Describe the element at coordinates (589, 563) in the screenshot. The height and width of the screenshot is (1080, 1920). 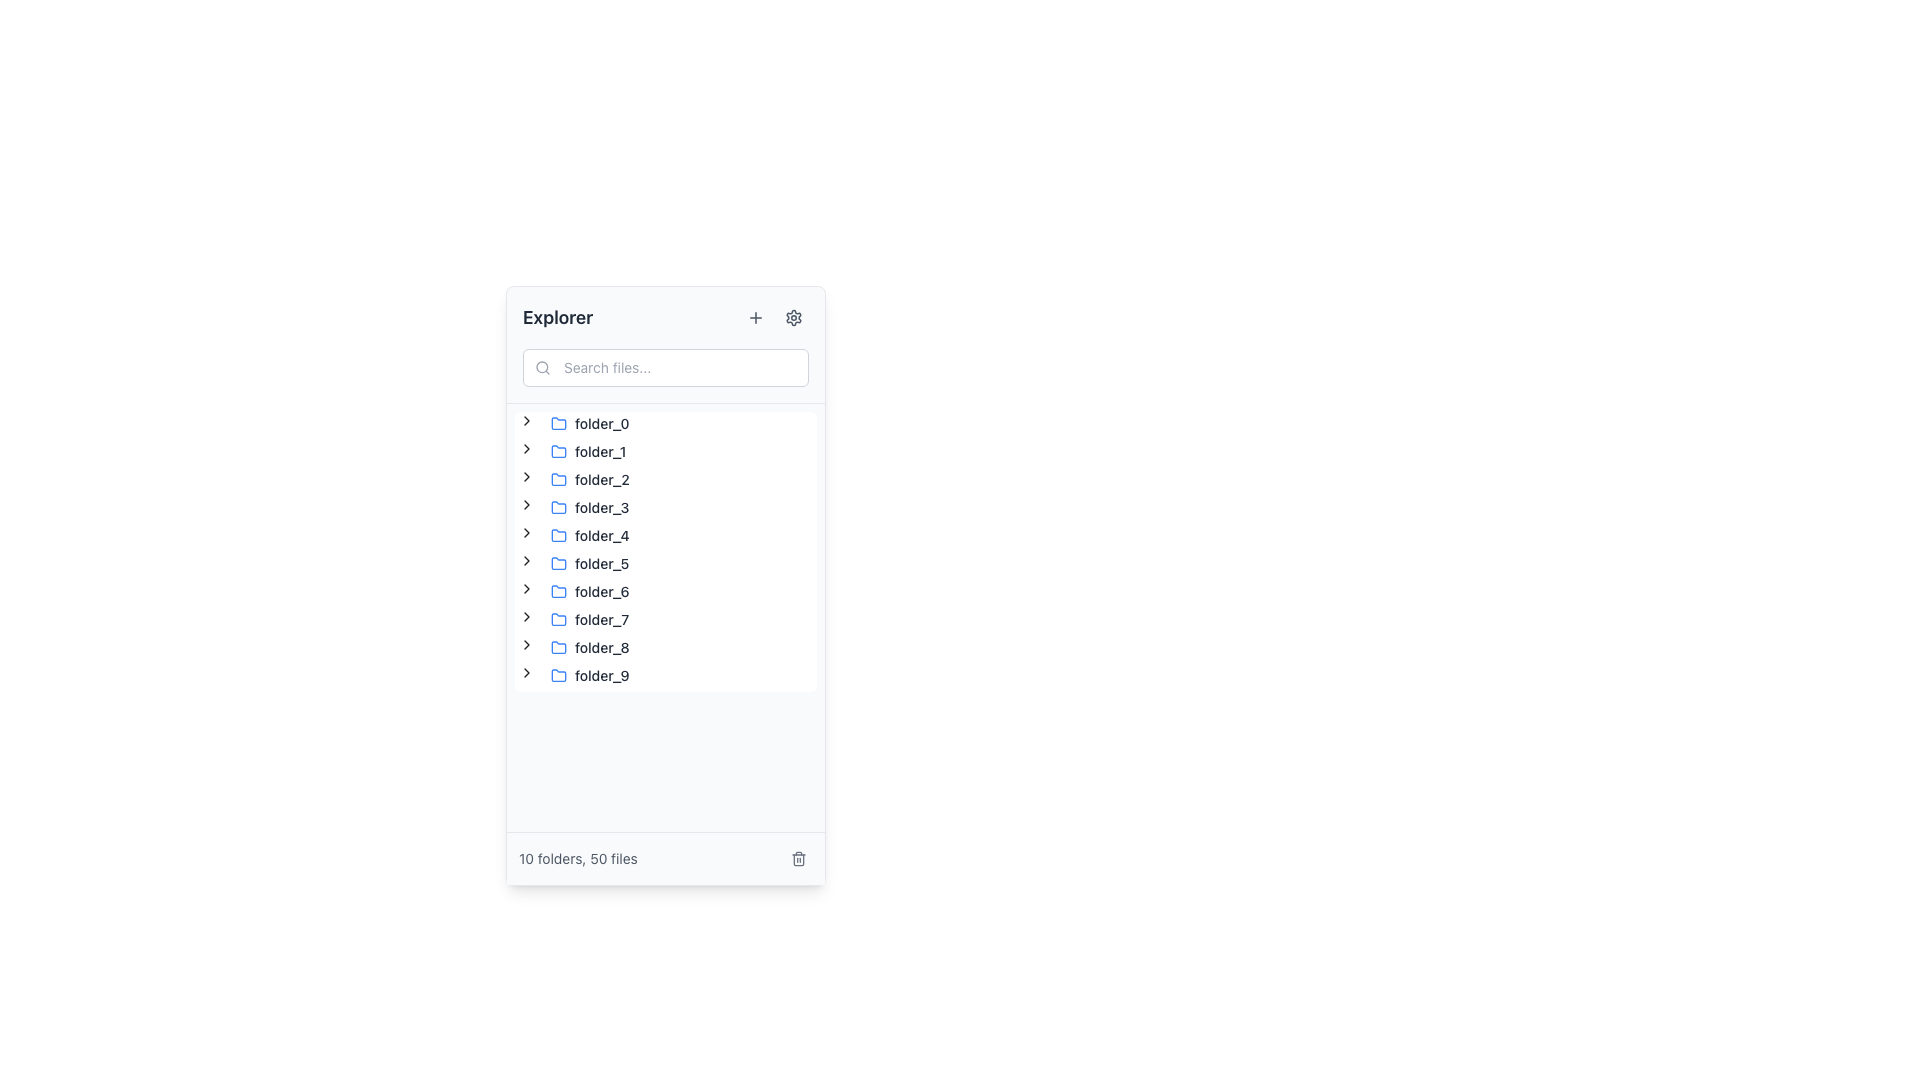
I see `the 'folder_5' entry in the file explorer panel` at that location.